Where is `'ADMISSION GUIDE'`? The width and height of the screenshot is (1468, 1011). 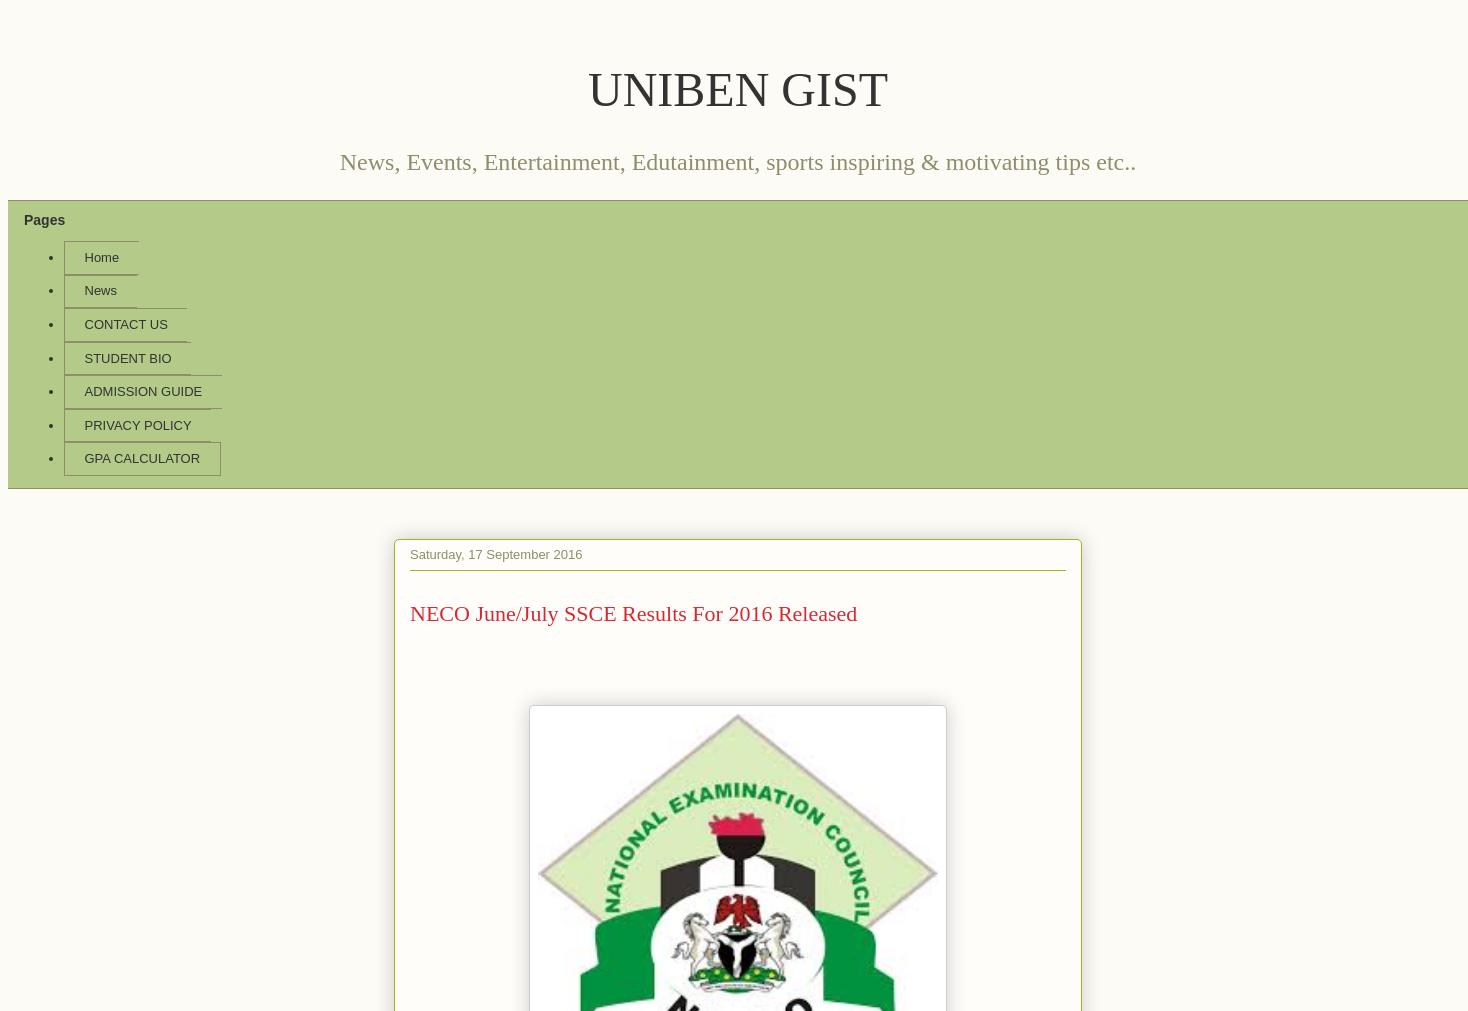
'ADMISSION GUIDE' is located at coordinates (141, 390).